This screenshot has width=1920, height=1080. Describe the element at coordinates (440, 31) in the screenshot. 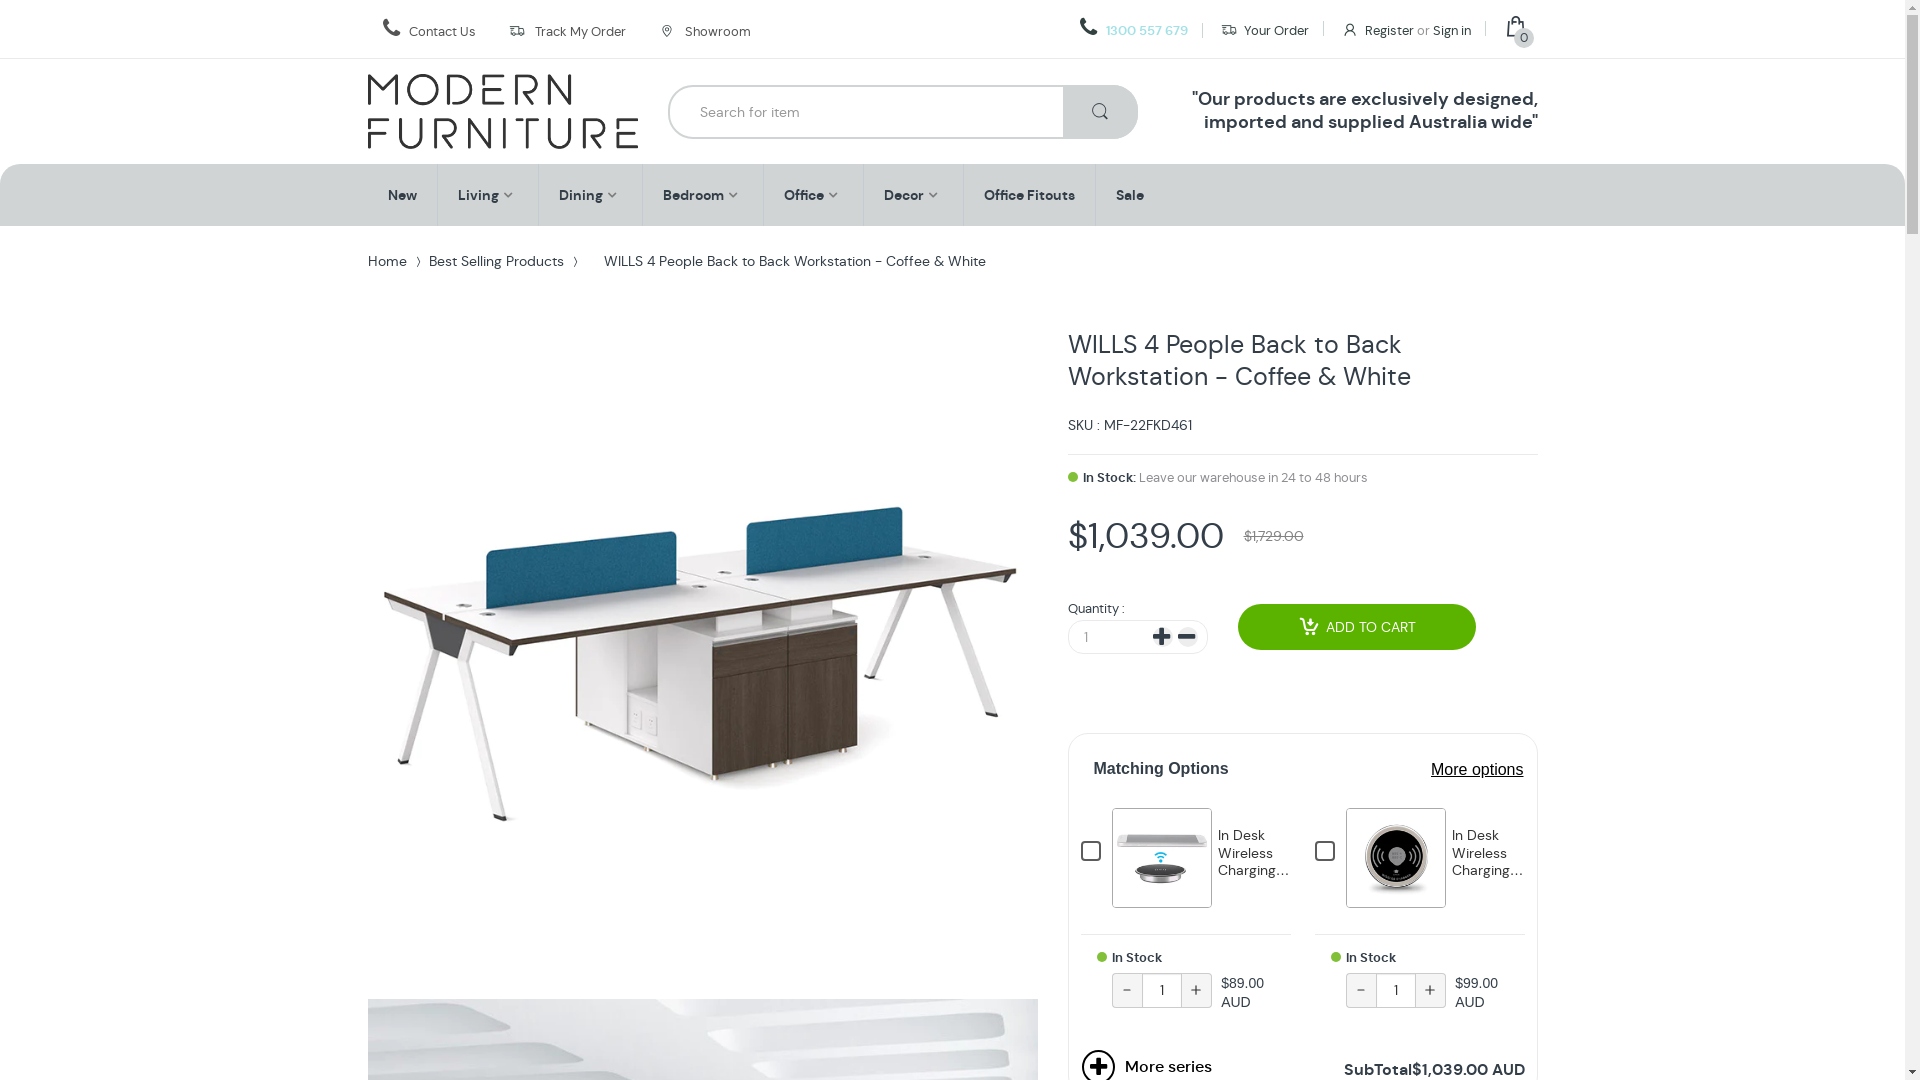

I see `'Contact Us'` at that location.